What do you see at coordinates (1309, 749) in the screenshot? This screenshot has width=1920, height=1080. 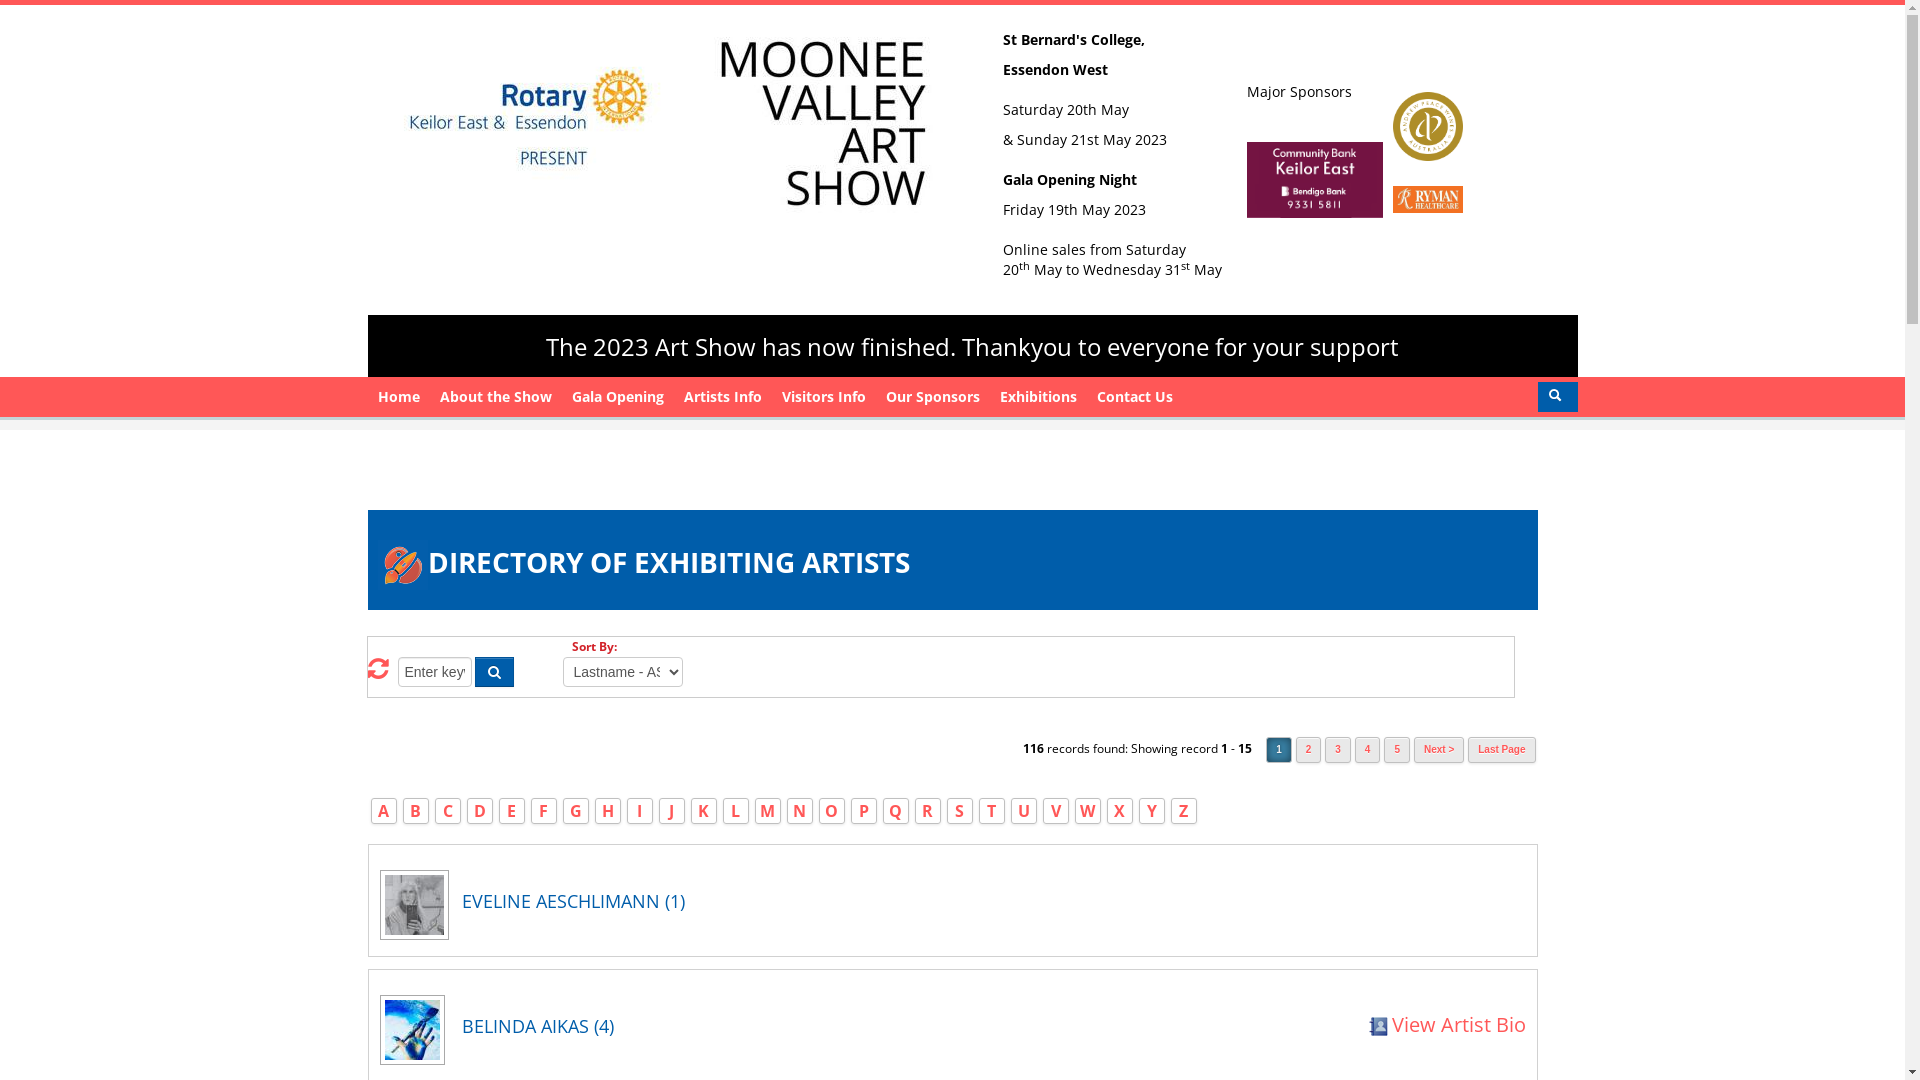 I see `'2'` at bounding box center [1309, 749].